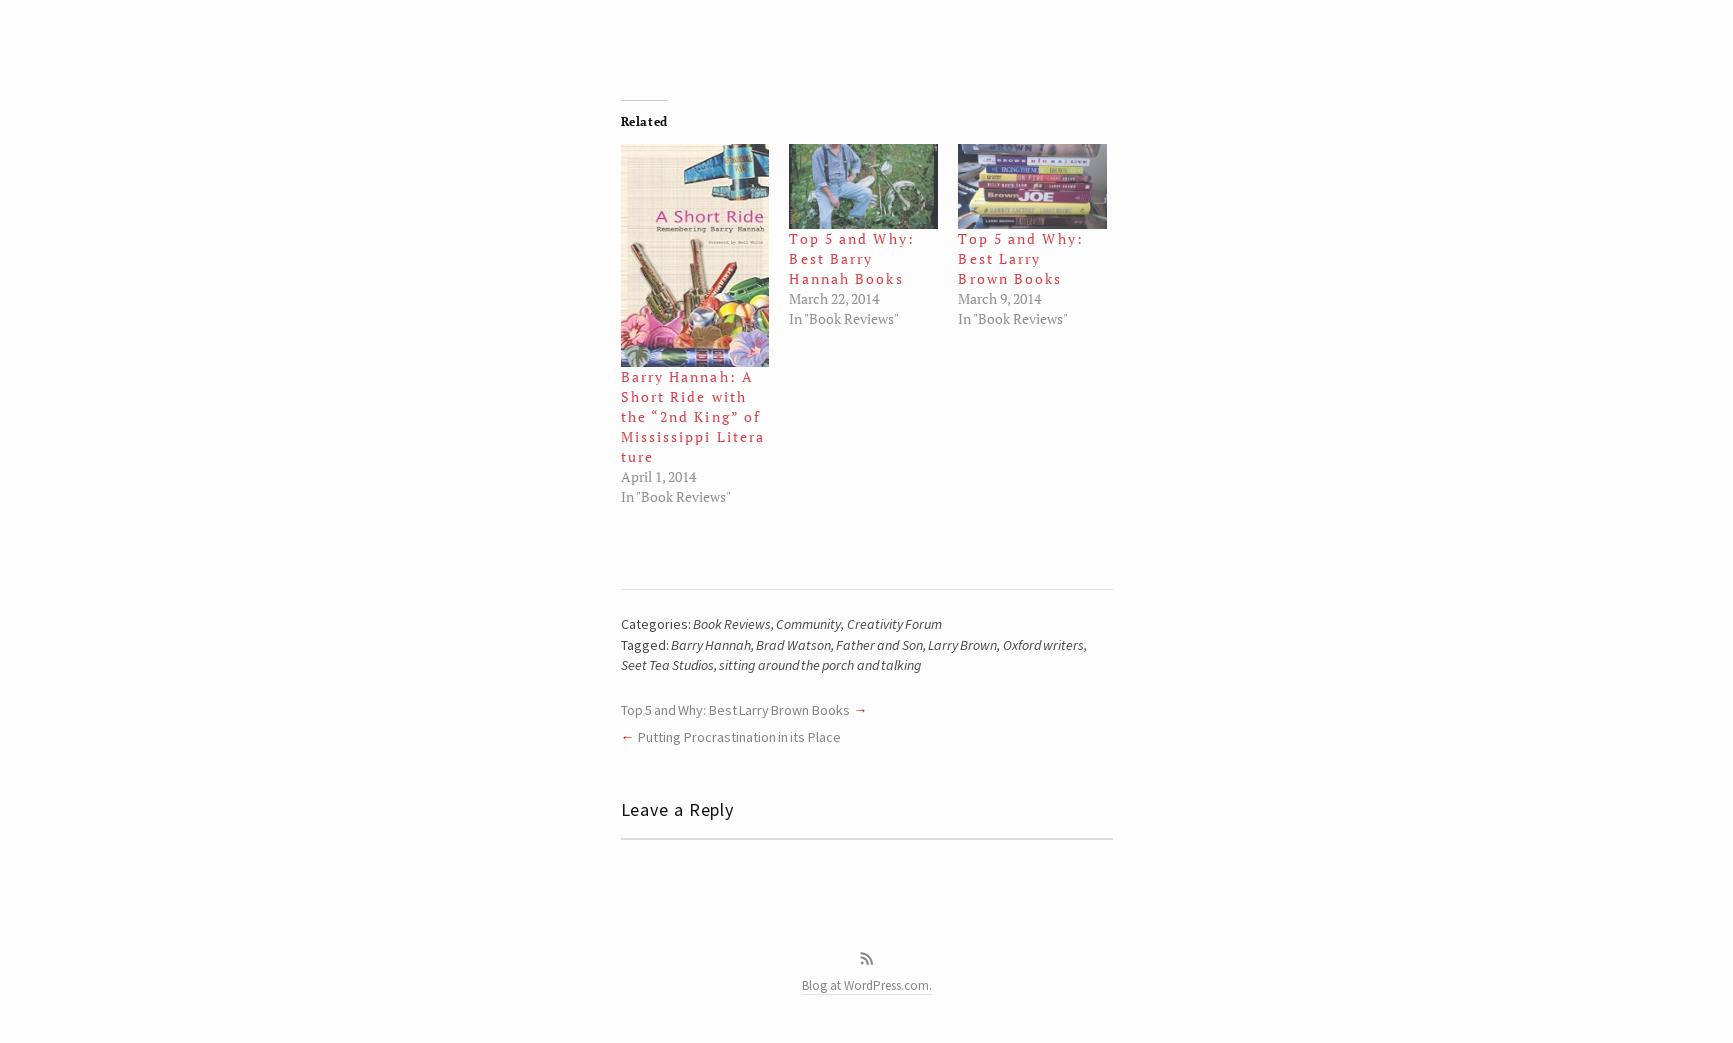 The height and width of the screenshot is (1043, 1733). Describe the element at coordinates (645, 642) in the screenshot. I see `'Tagged:'` at that location.